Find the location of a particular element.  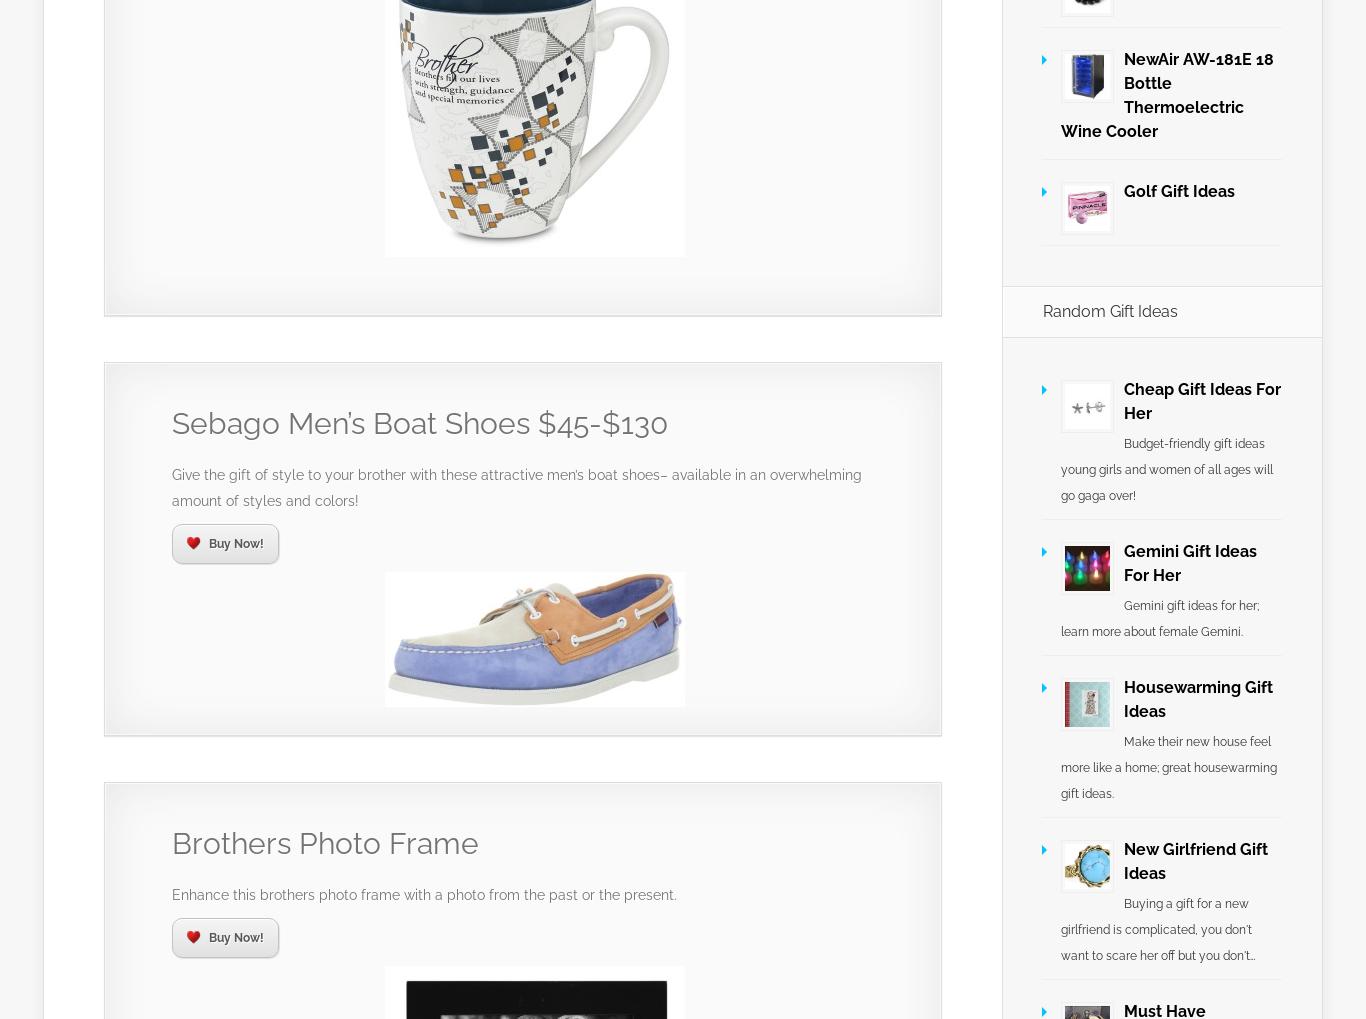

'Enhance this brothers photo frame with a photo from the past or the present.' is located at coordinates (423, 894).